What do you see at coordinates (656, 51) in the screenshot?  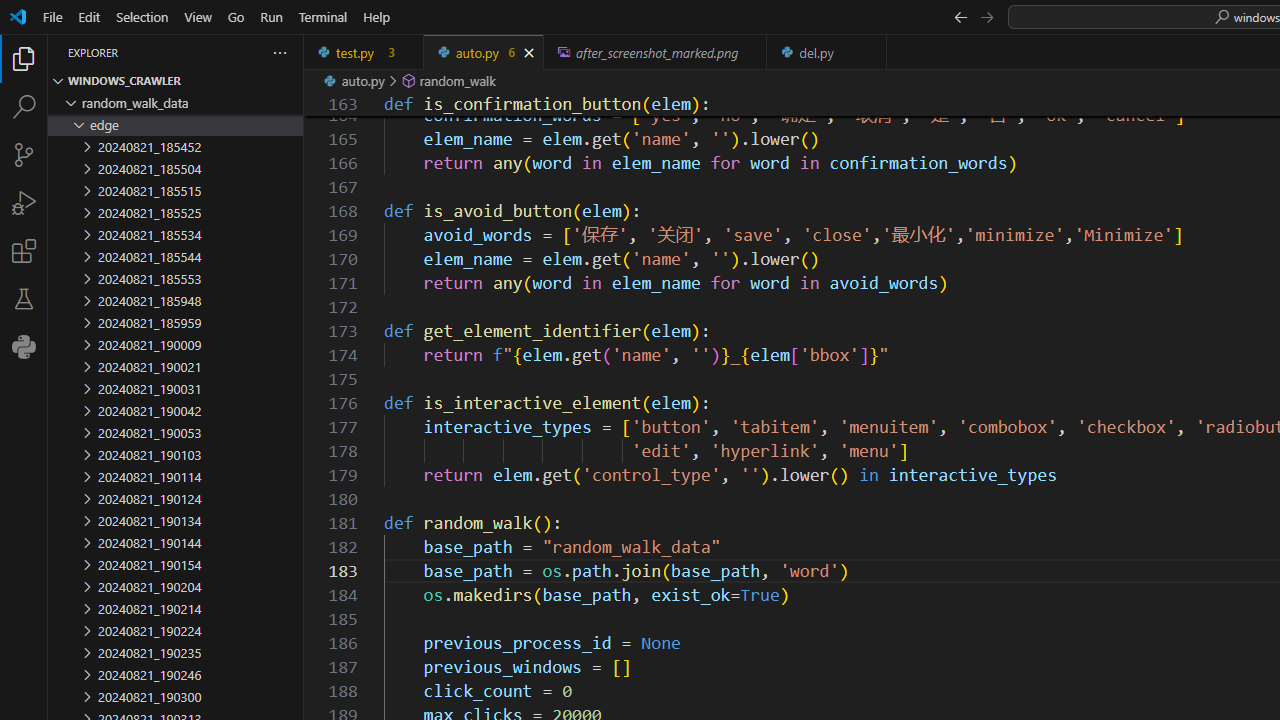 I see `'after_screenshot_marked.png, preview'` at bounding box center [656, 51].